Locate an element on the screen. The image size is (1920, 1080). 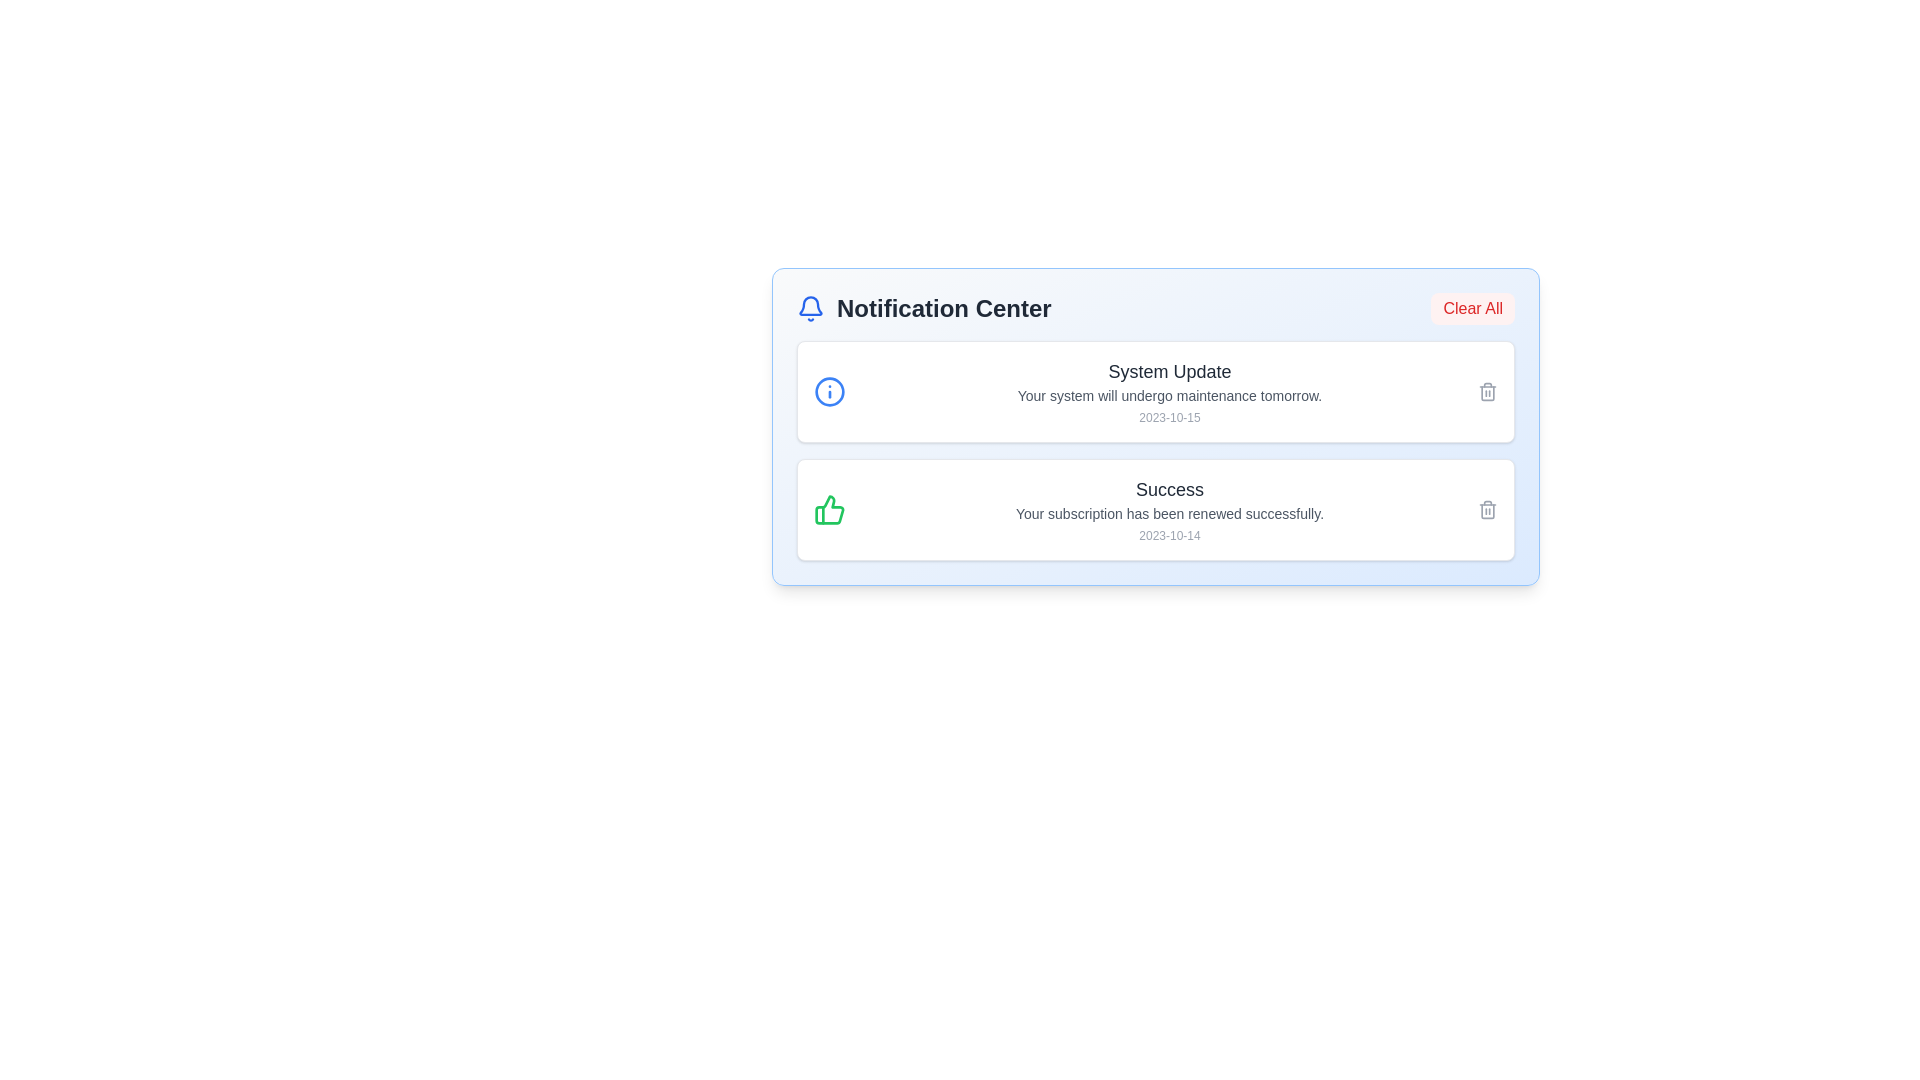
the notification text conveying the system update message, which is located beneath the heading 'System Update' and above the timestamp '2023-10-15' is located at coordinates (1170, 396).